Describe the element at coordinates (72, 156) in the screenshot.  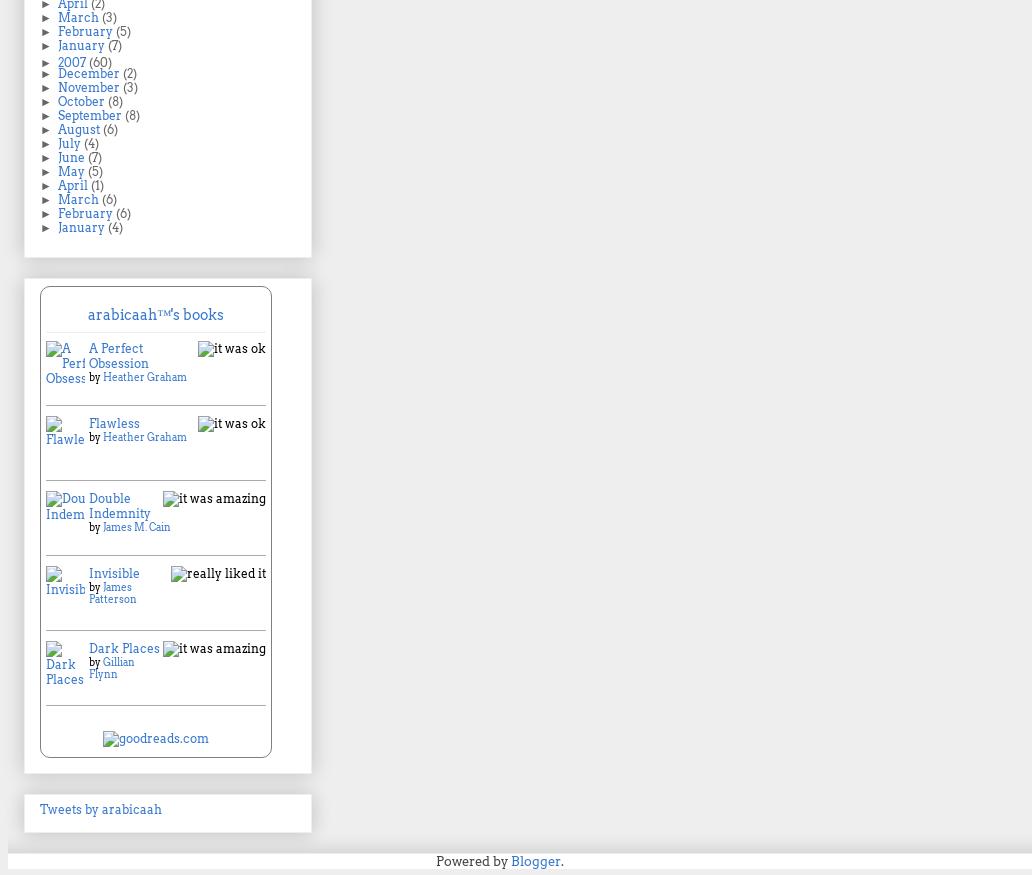
I see `'June'` at that location.